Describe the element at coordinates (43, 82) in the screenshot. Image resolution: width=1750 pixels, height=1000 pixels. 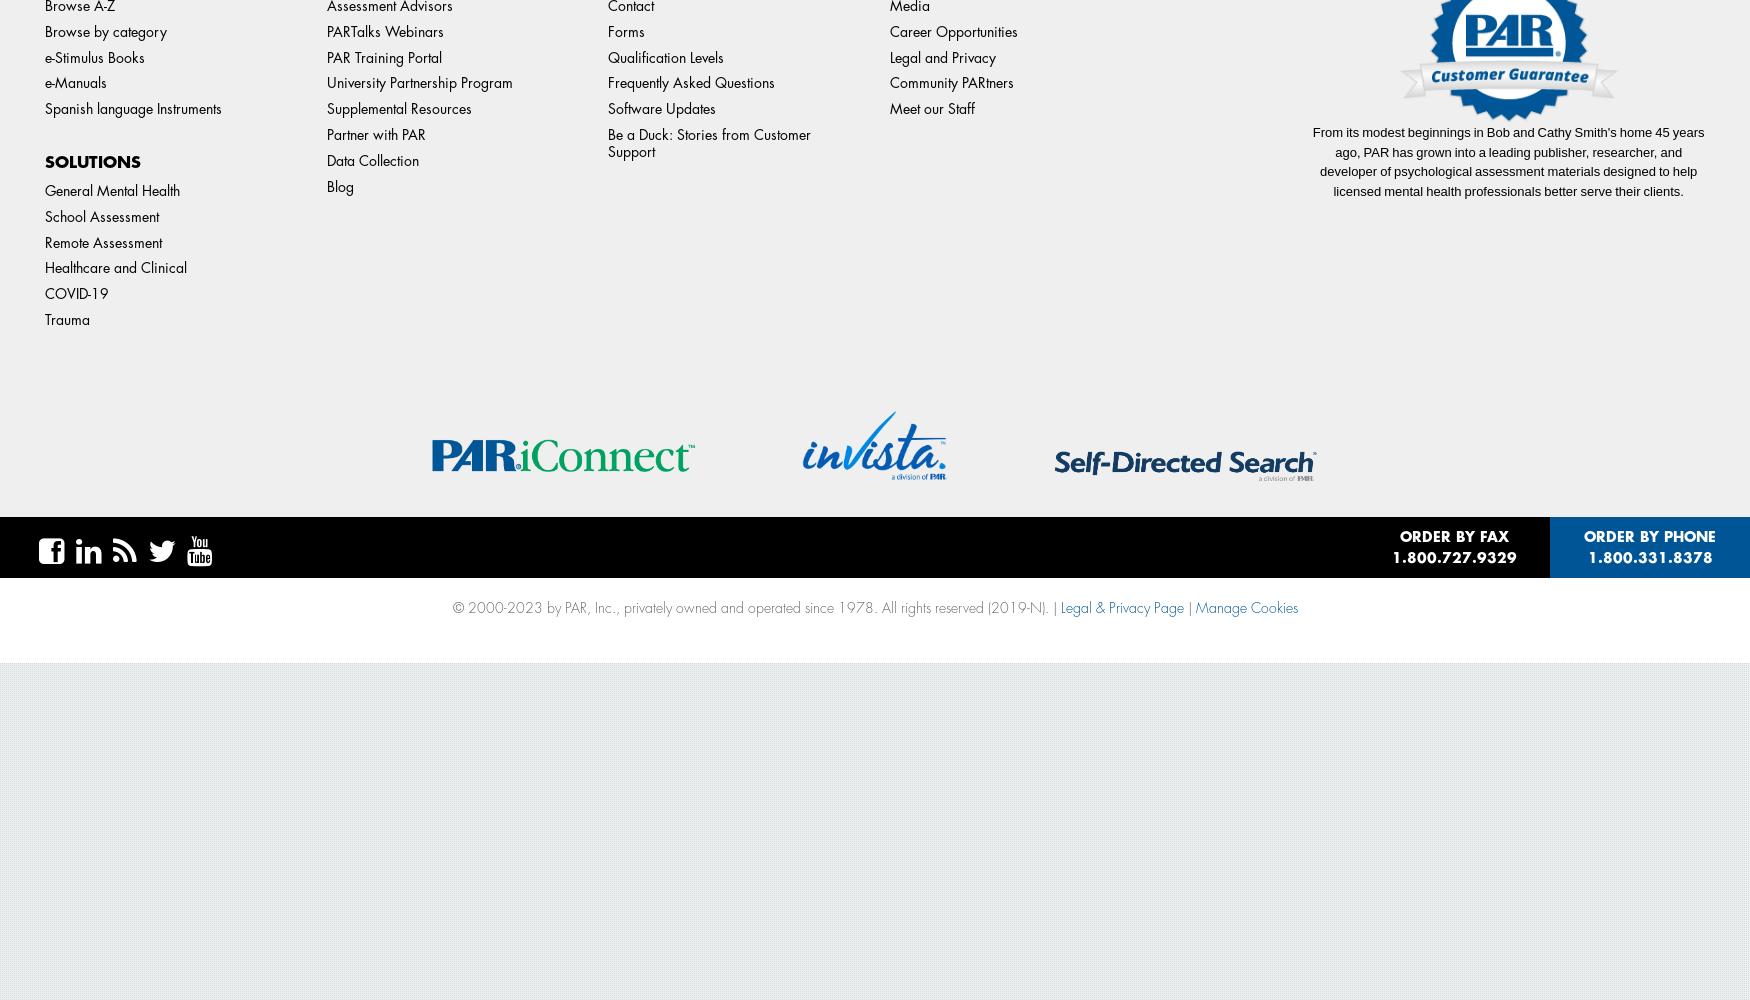
I see `'e-Manuals'` at that location.